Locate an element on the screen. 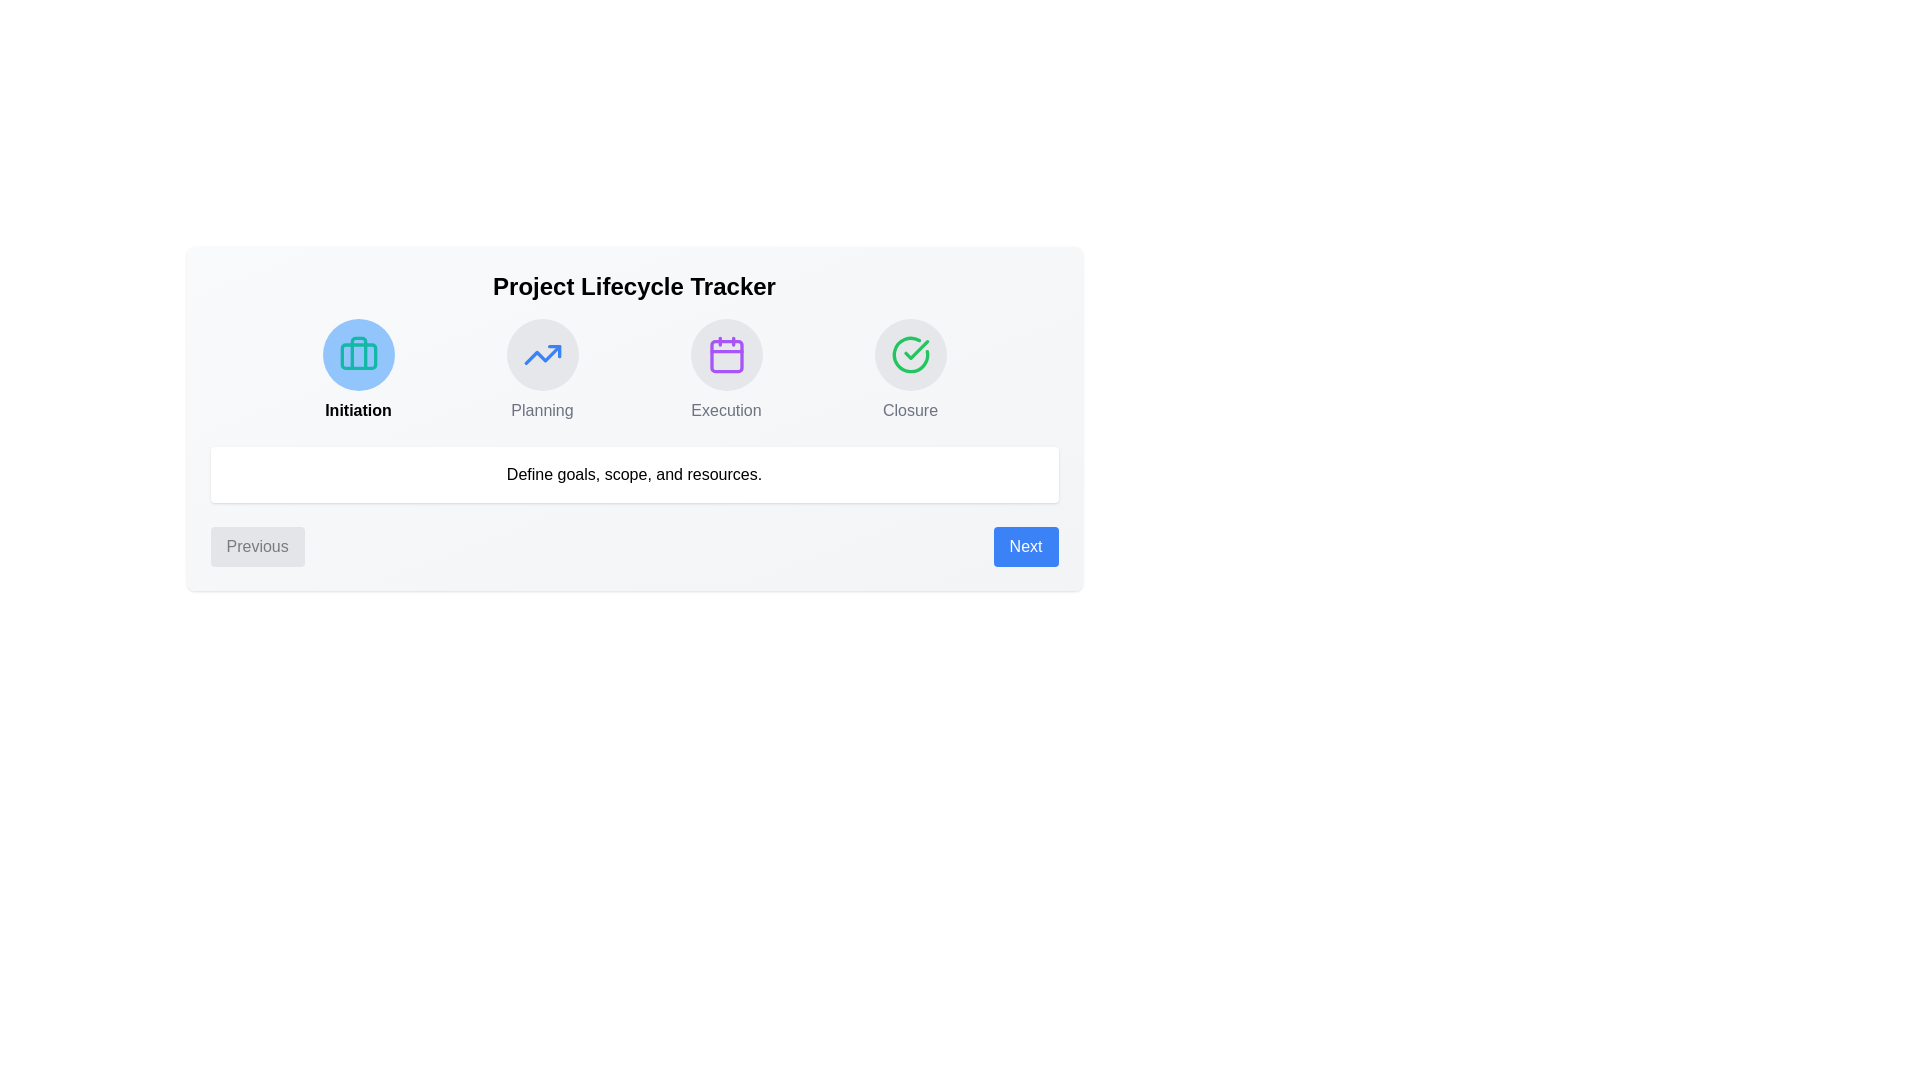 This screenshot has width=1920, height=1080. the Next button to navigate between steps is located at coordinates (1026, 547).